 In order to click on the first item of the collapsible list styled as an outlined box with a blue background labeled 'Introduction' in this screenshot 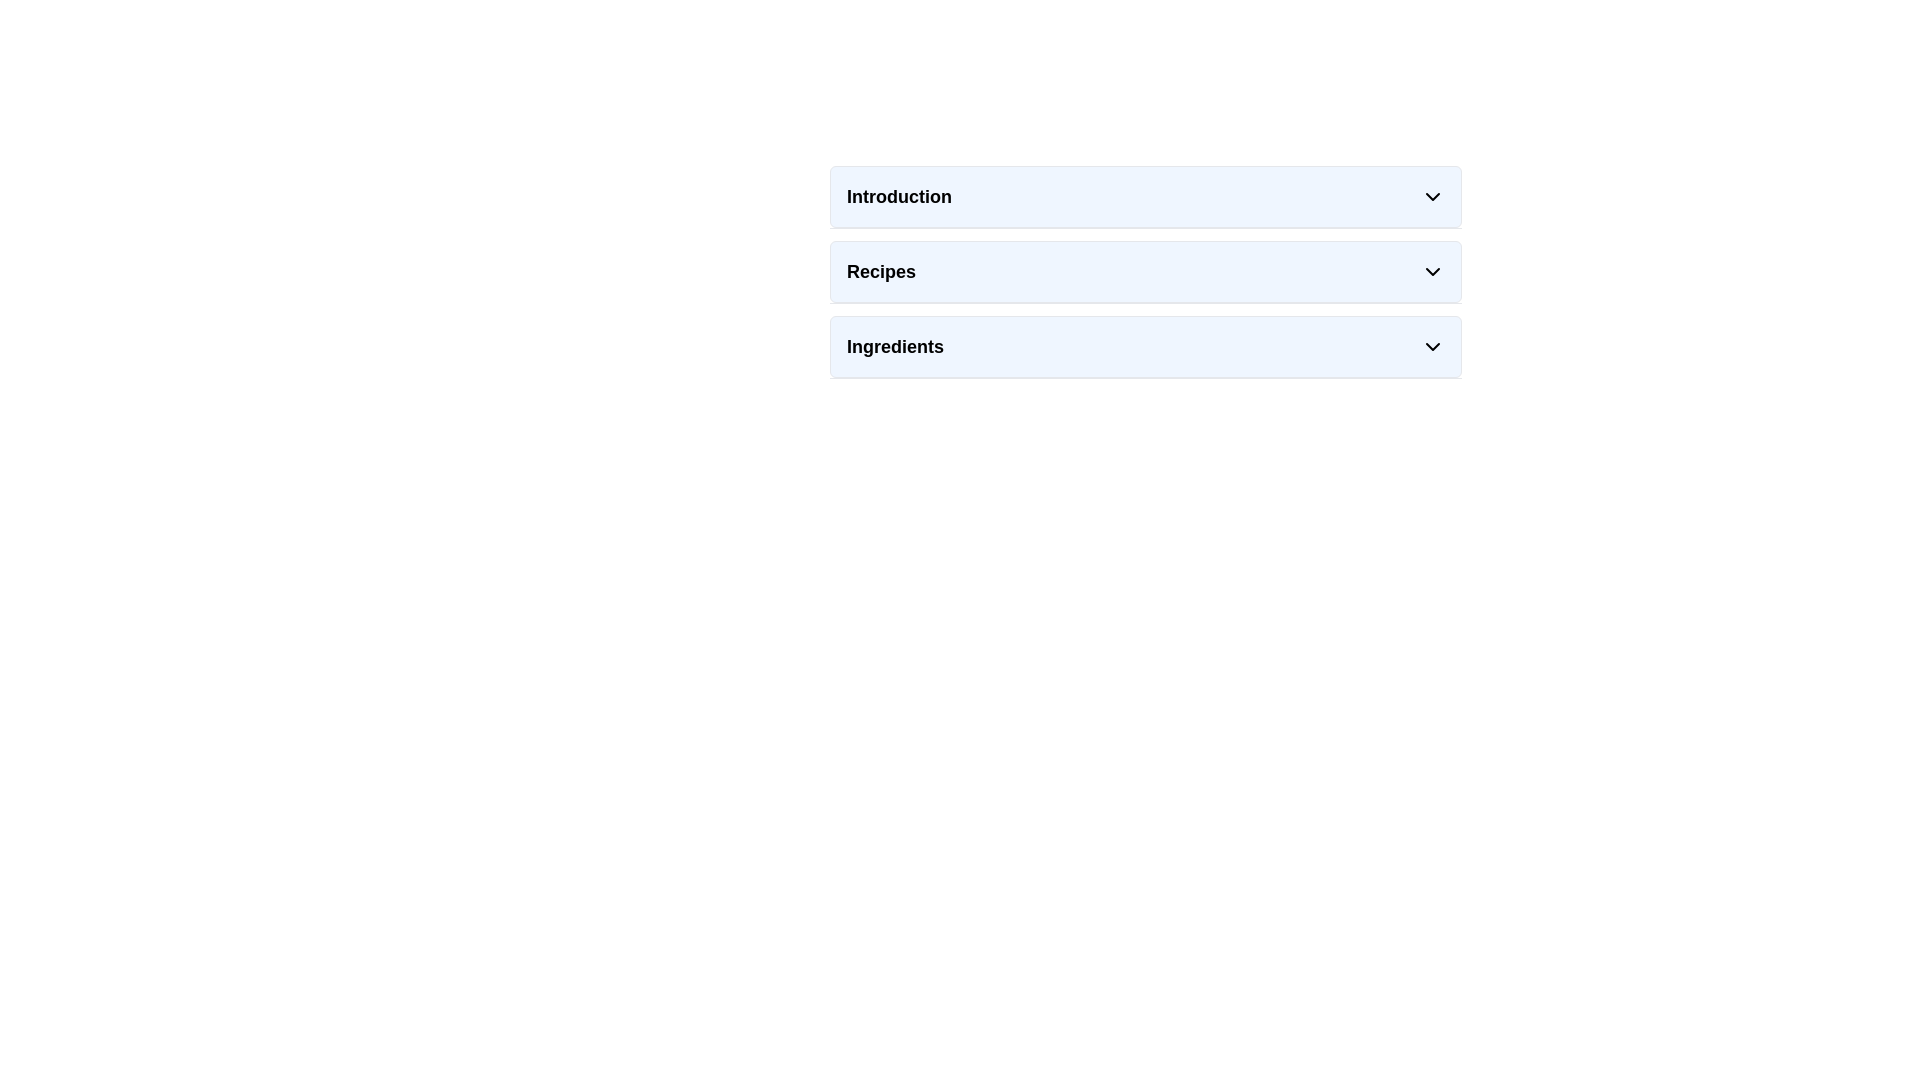, I will do `click(1146, 196)`.